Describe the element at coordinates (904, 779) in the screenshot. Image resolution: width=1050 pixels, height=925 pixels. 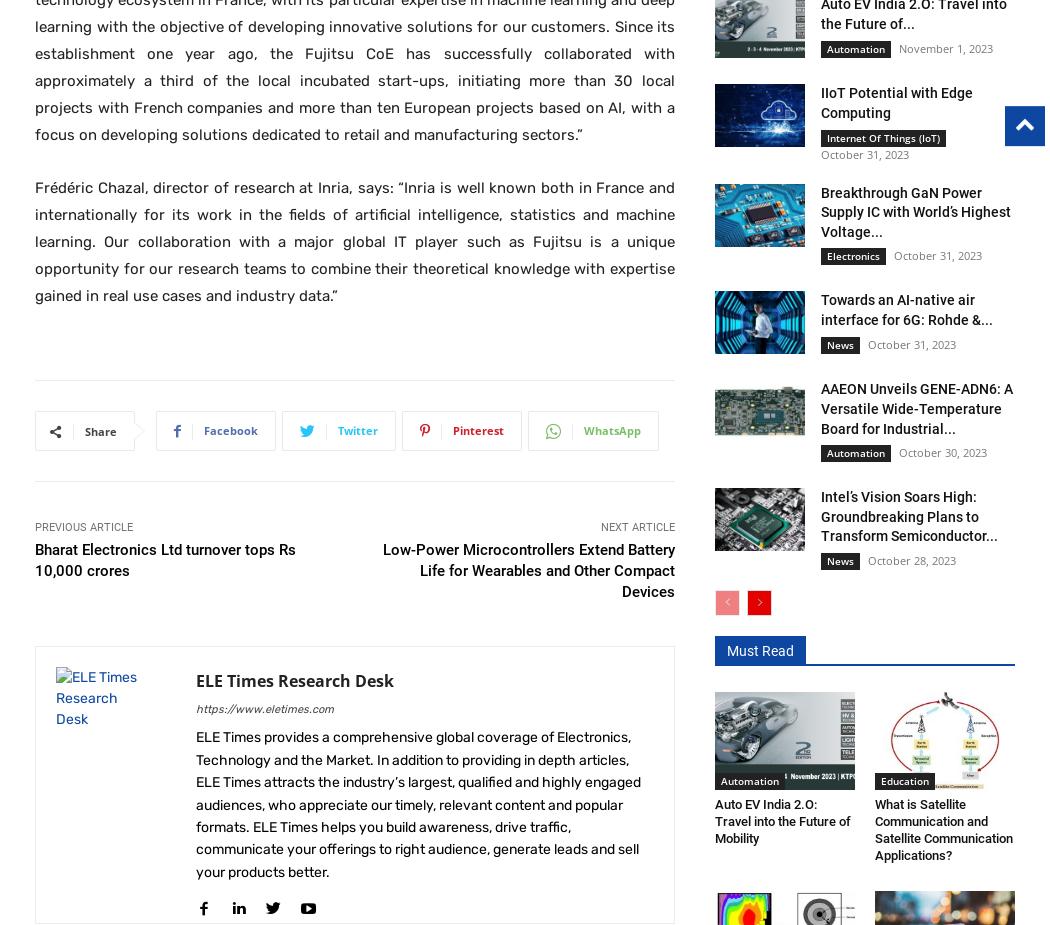
I see `'Education'` at that location.